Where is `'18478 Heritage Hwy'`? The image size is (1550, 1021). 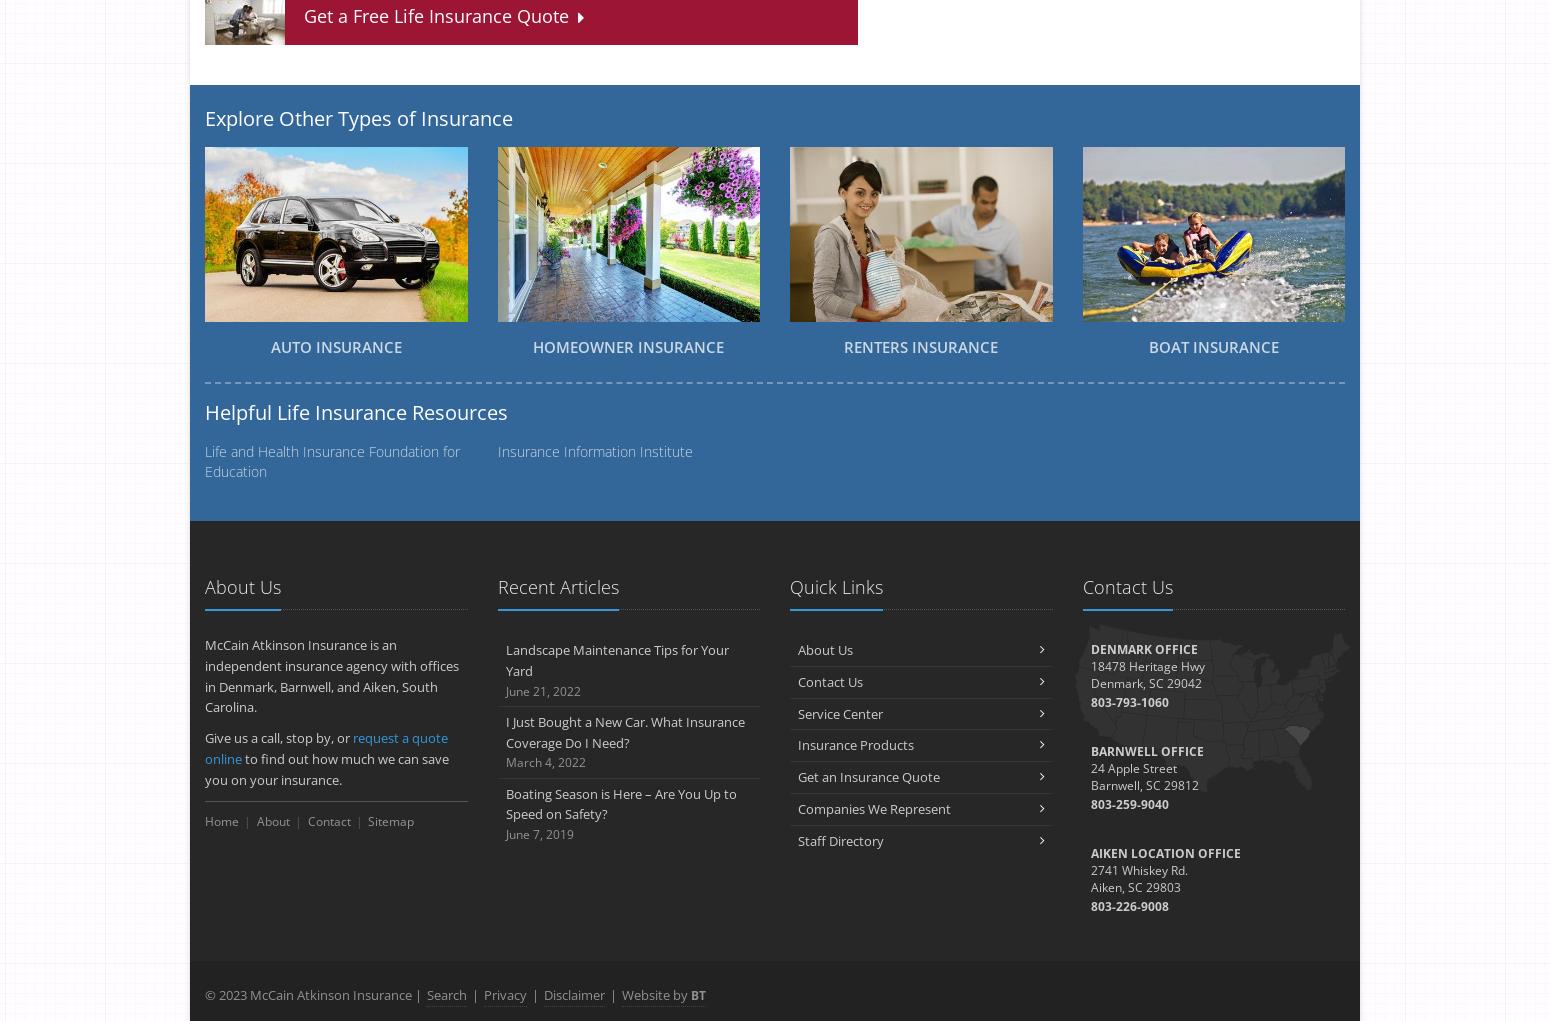
'18478 Heritage Hwy' is located at coordinates (1088, 665).